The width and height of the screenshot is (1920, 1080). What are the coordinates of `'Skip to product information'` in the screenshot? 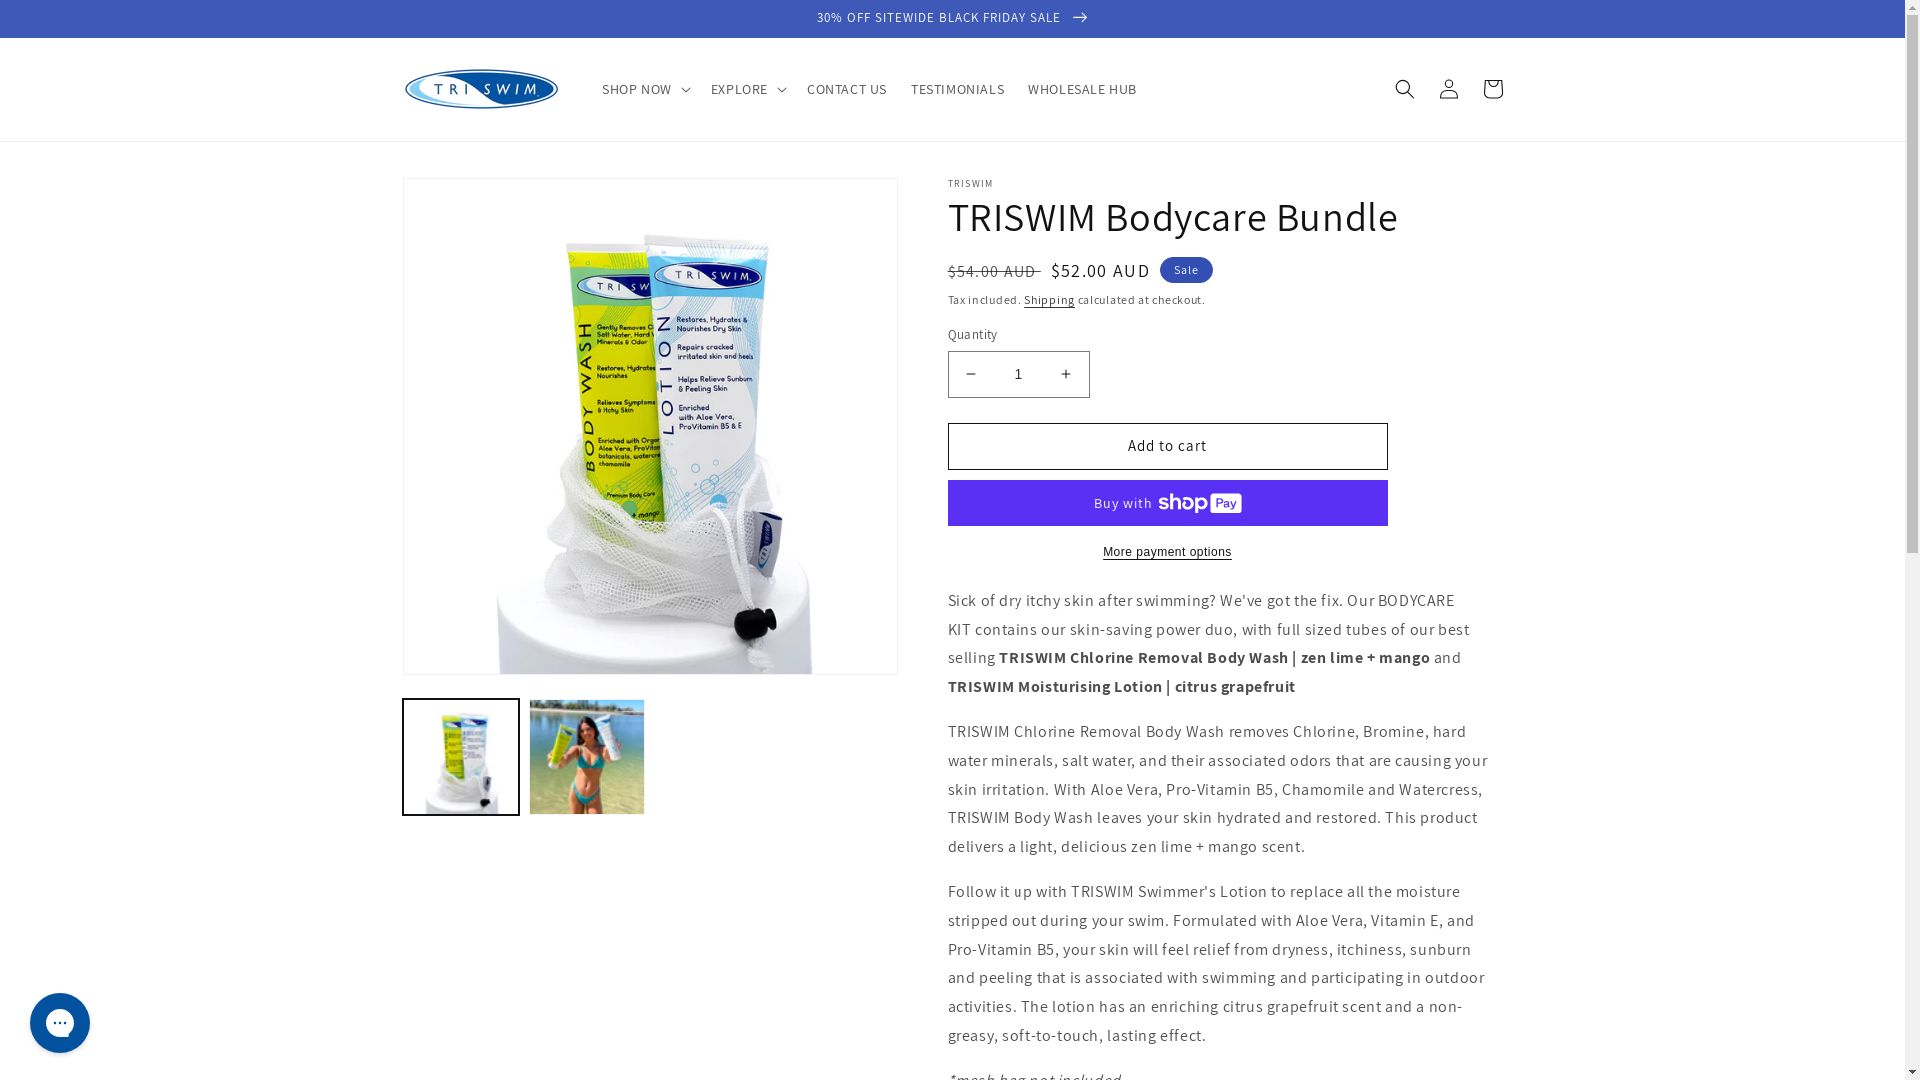 It's located at (461, 200).